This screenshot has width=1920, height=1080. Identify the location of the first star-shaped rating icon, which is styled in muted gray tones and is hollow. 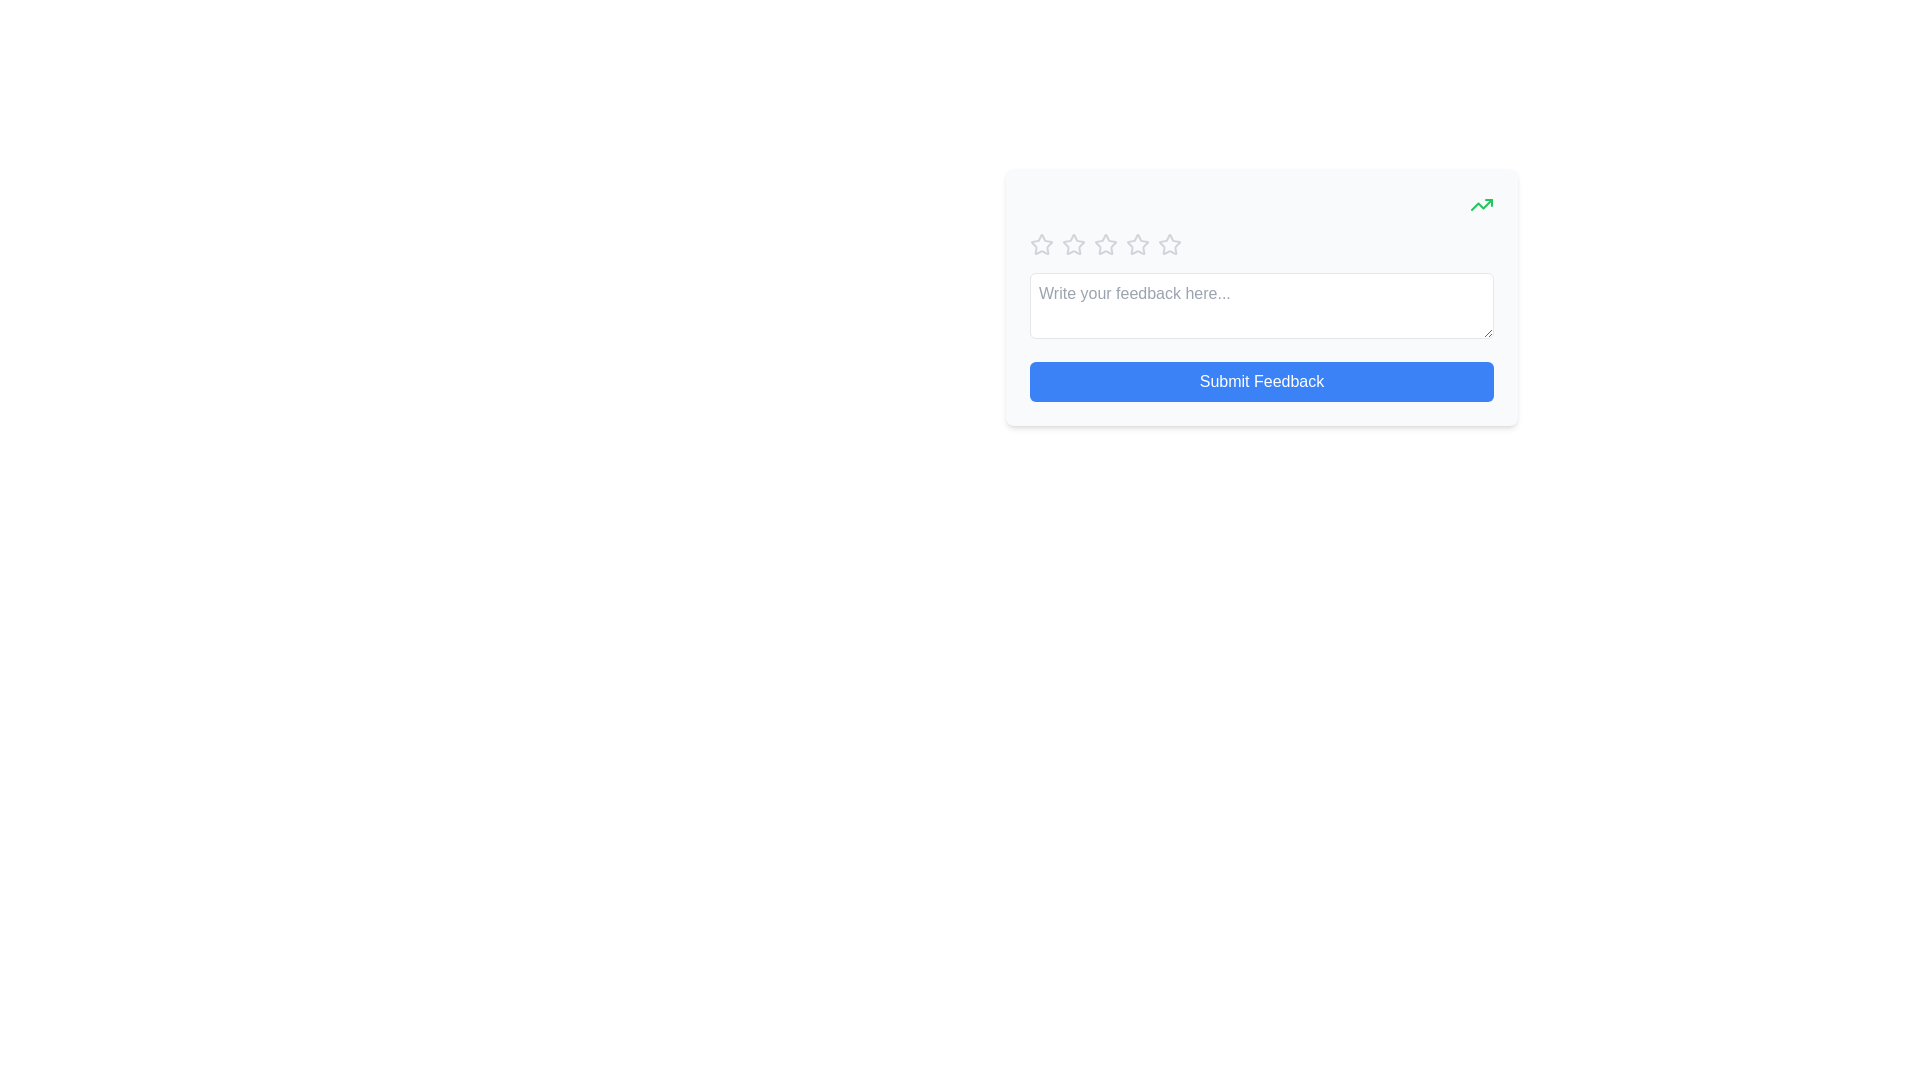
(1040, 244).